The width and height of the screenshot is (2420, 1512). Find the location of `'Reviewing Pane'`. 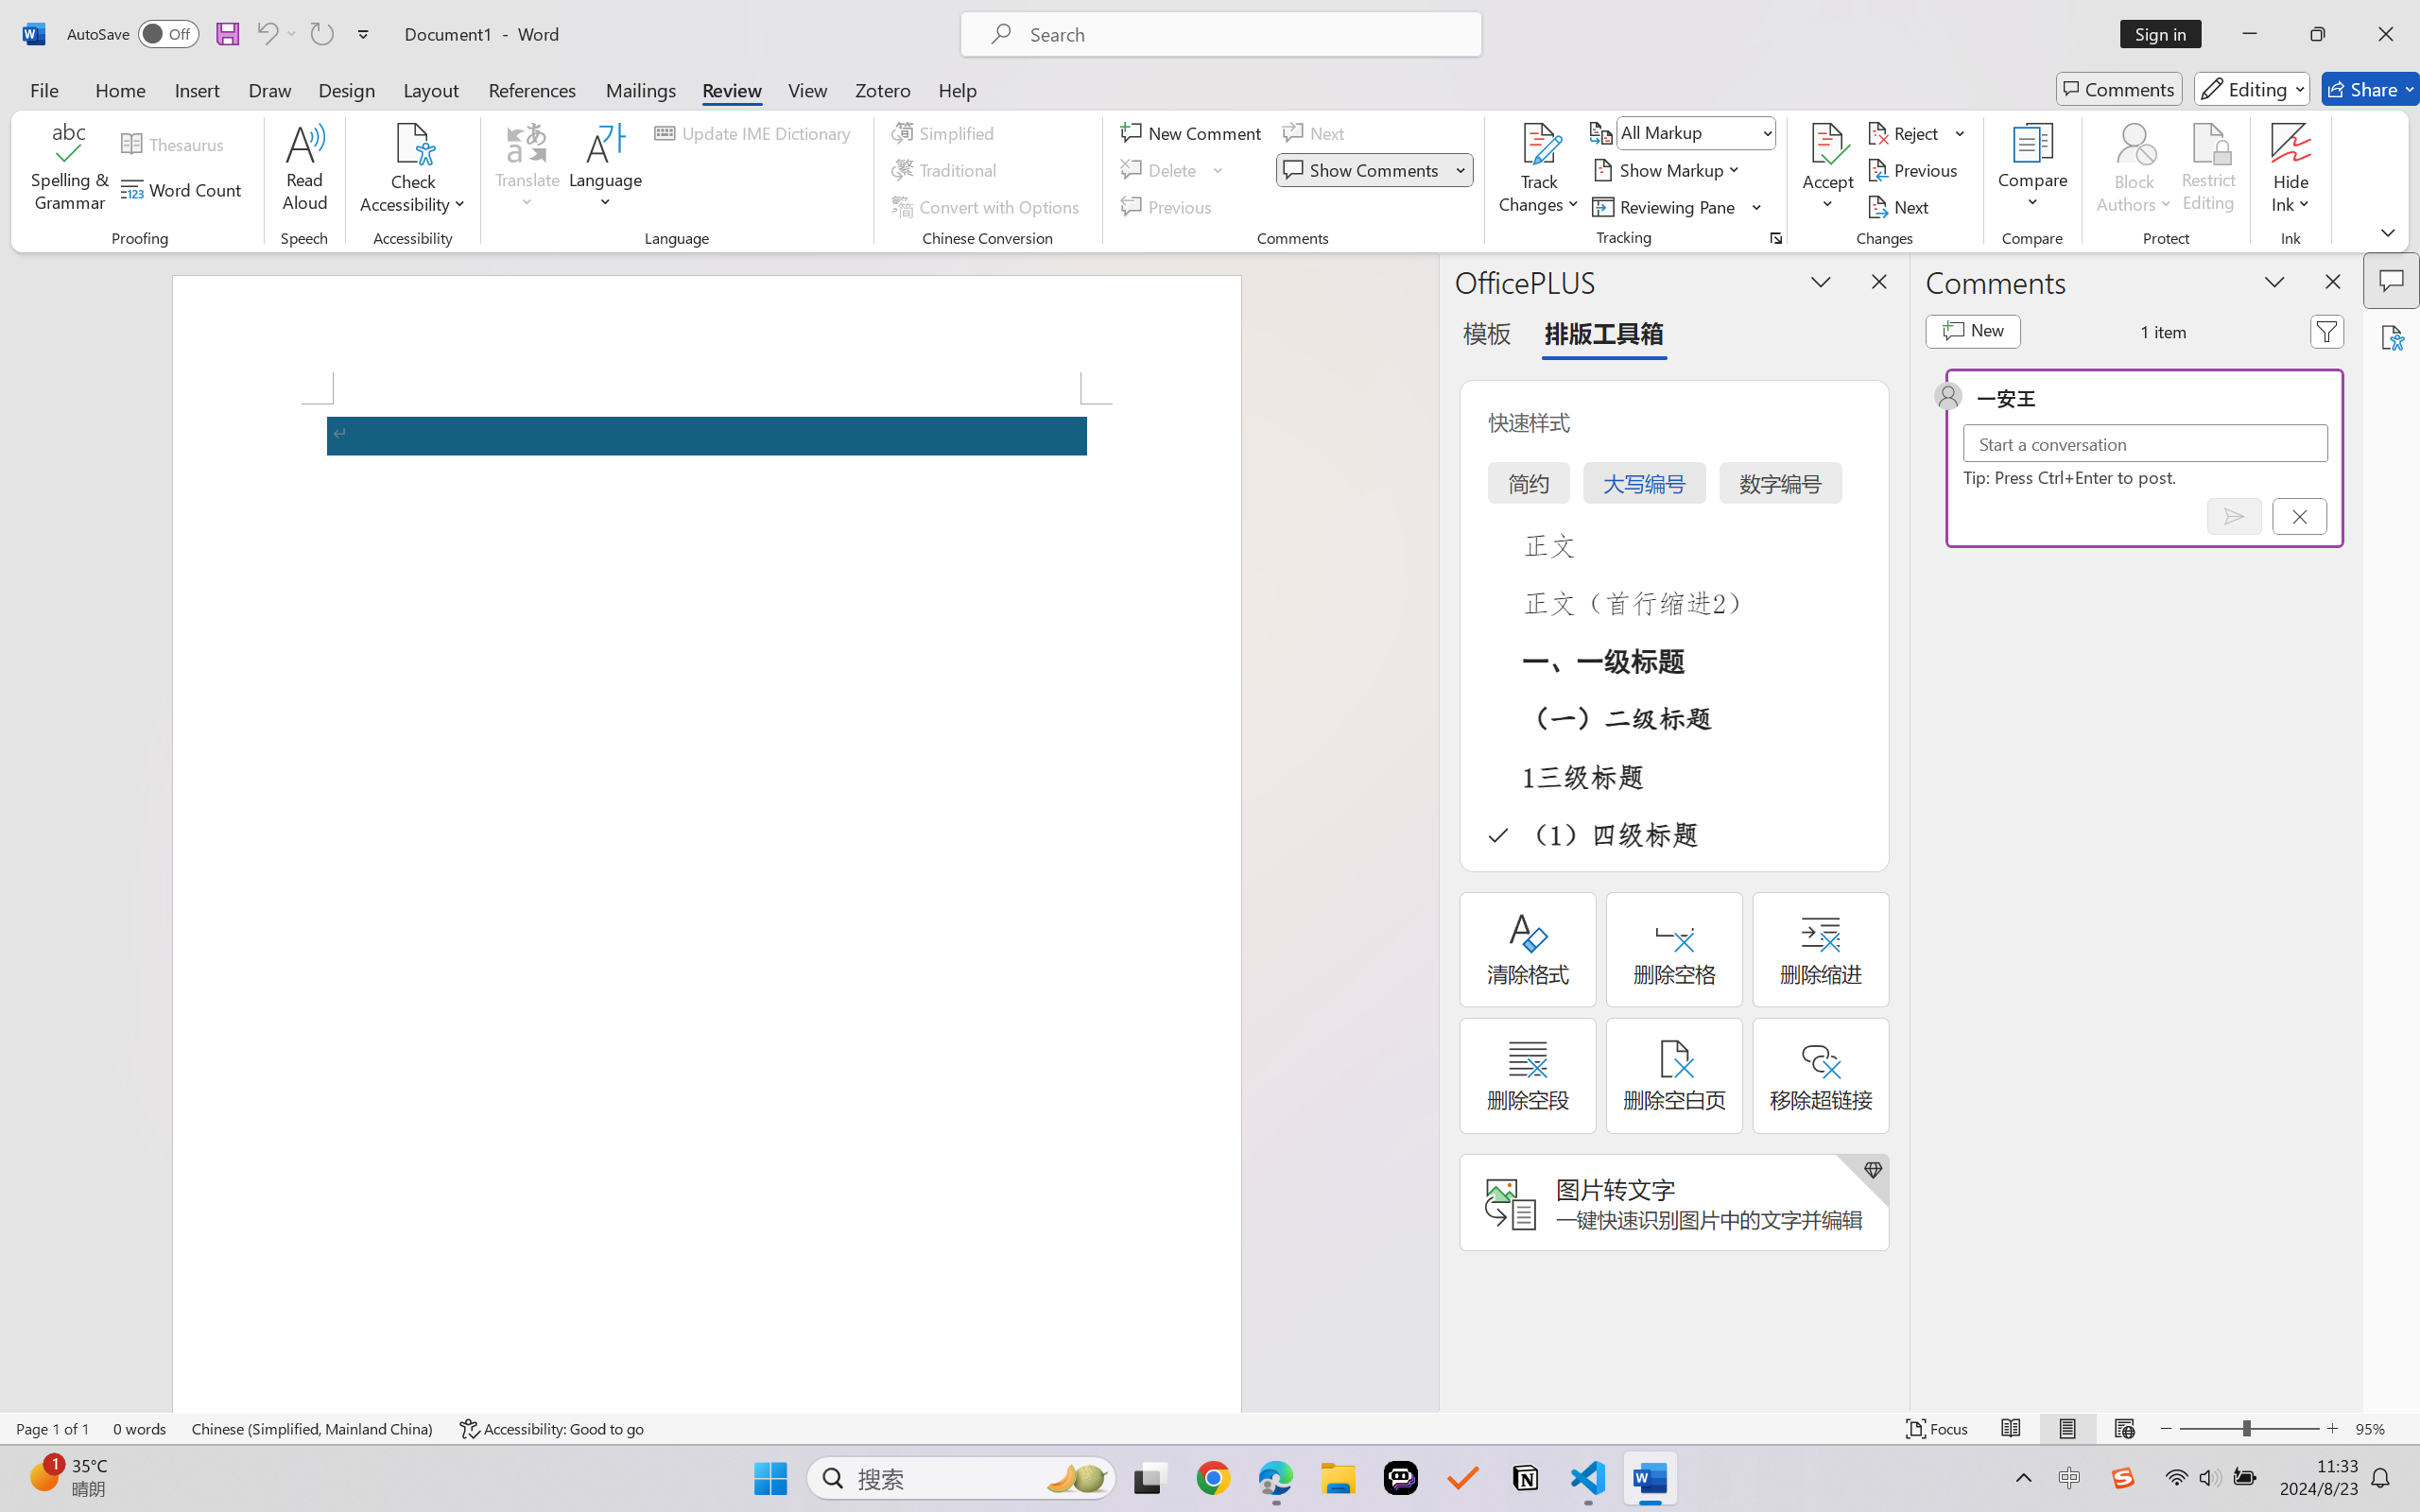

'Reviewing Pane' is located at coordinates (1677, 207).